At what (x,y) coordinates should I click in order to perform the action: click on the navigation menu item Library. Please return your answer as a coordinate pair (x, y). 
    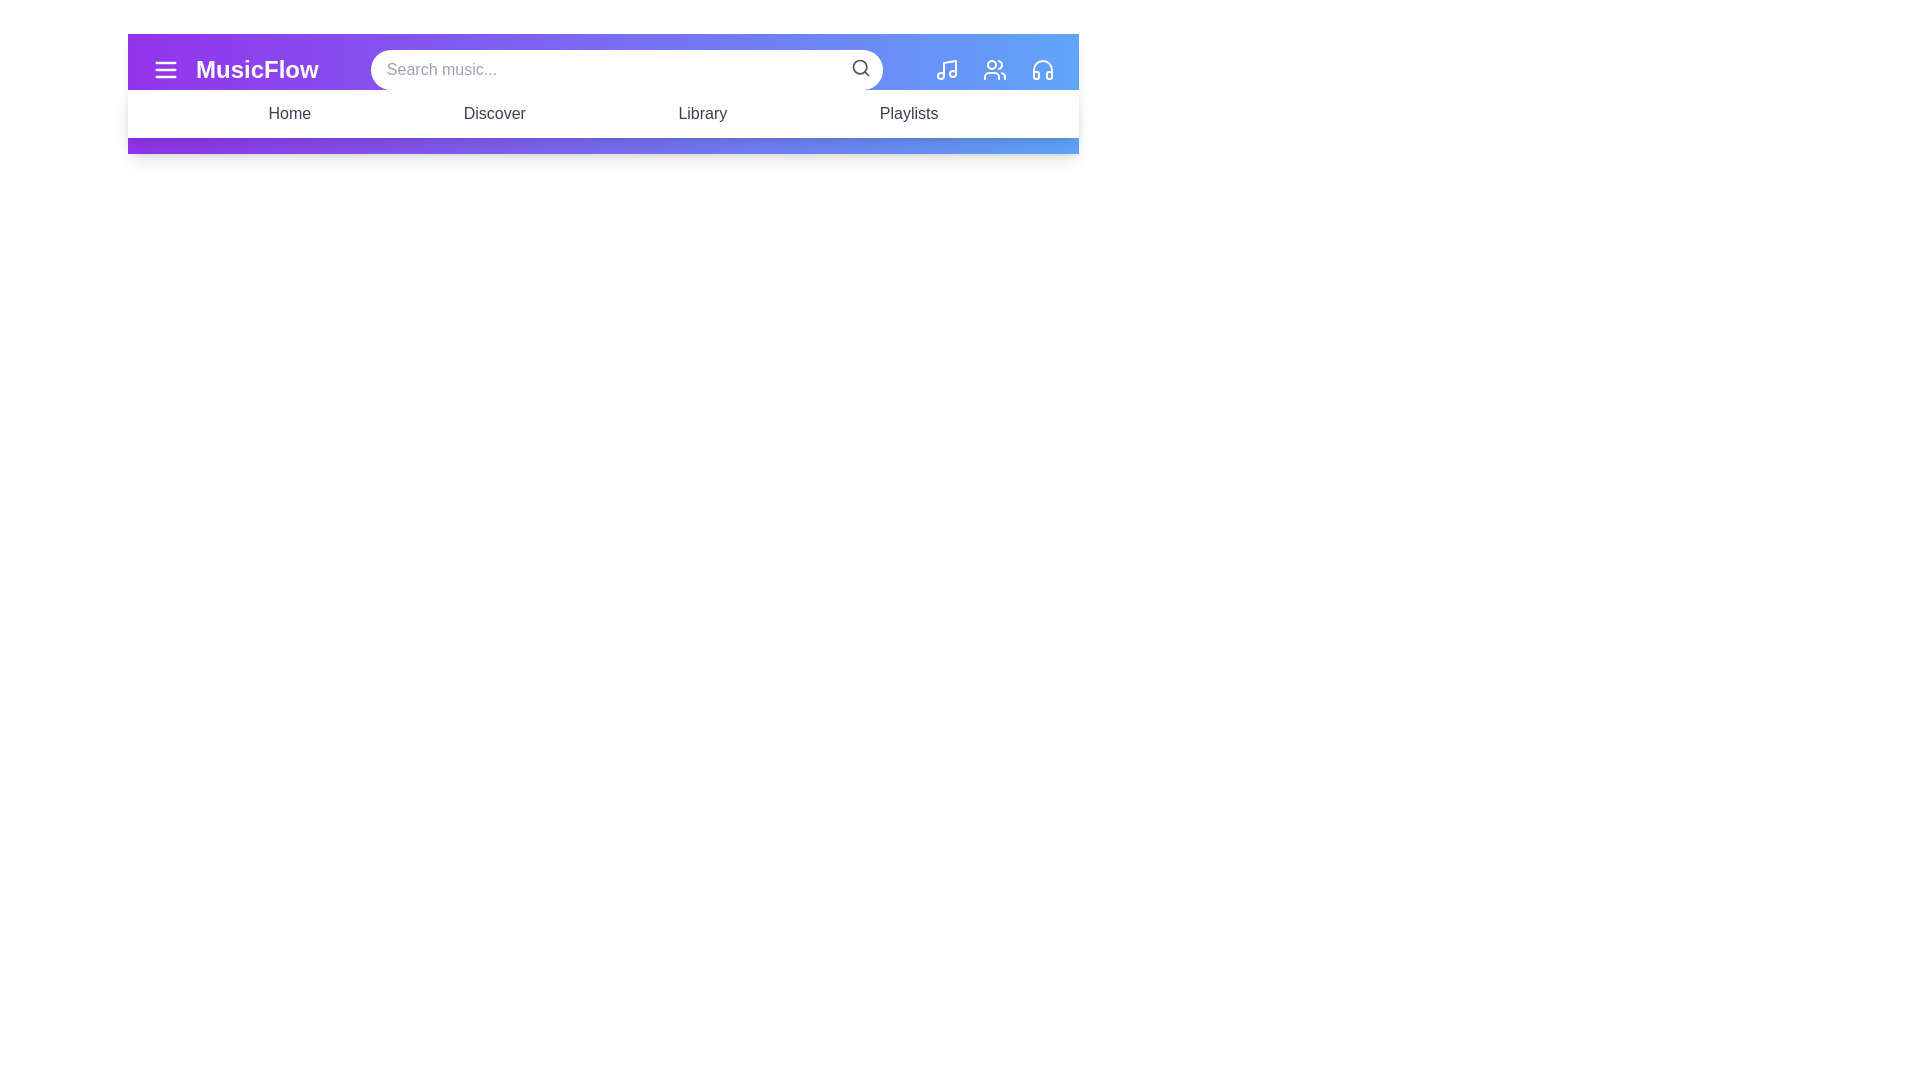
    Looking at the image, I should click on (702, 114).